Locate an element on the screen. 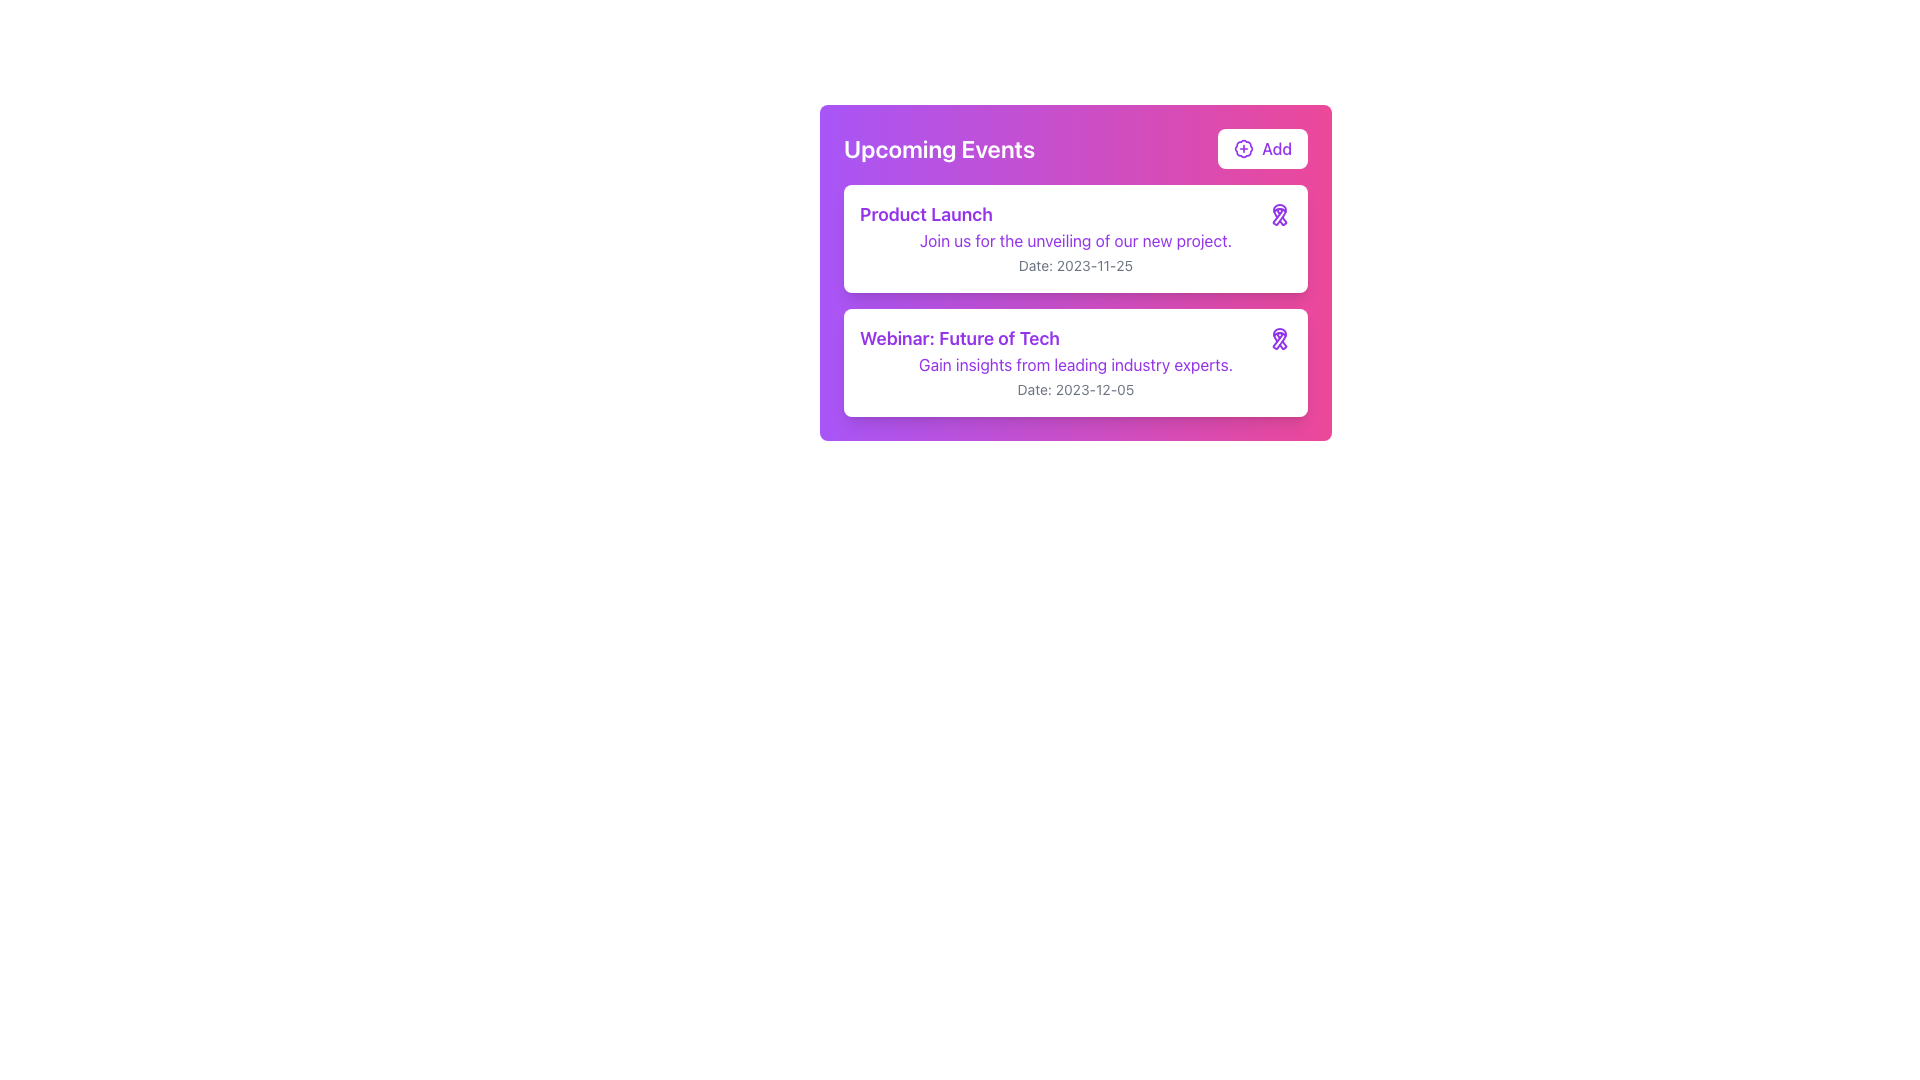 This screenshot has height=1080, width=1920. the sleek, modern purple ribbon icon located in the right corner of the second event card in the 'Upcoming Events' section is located at coordinates (1280, 215).